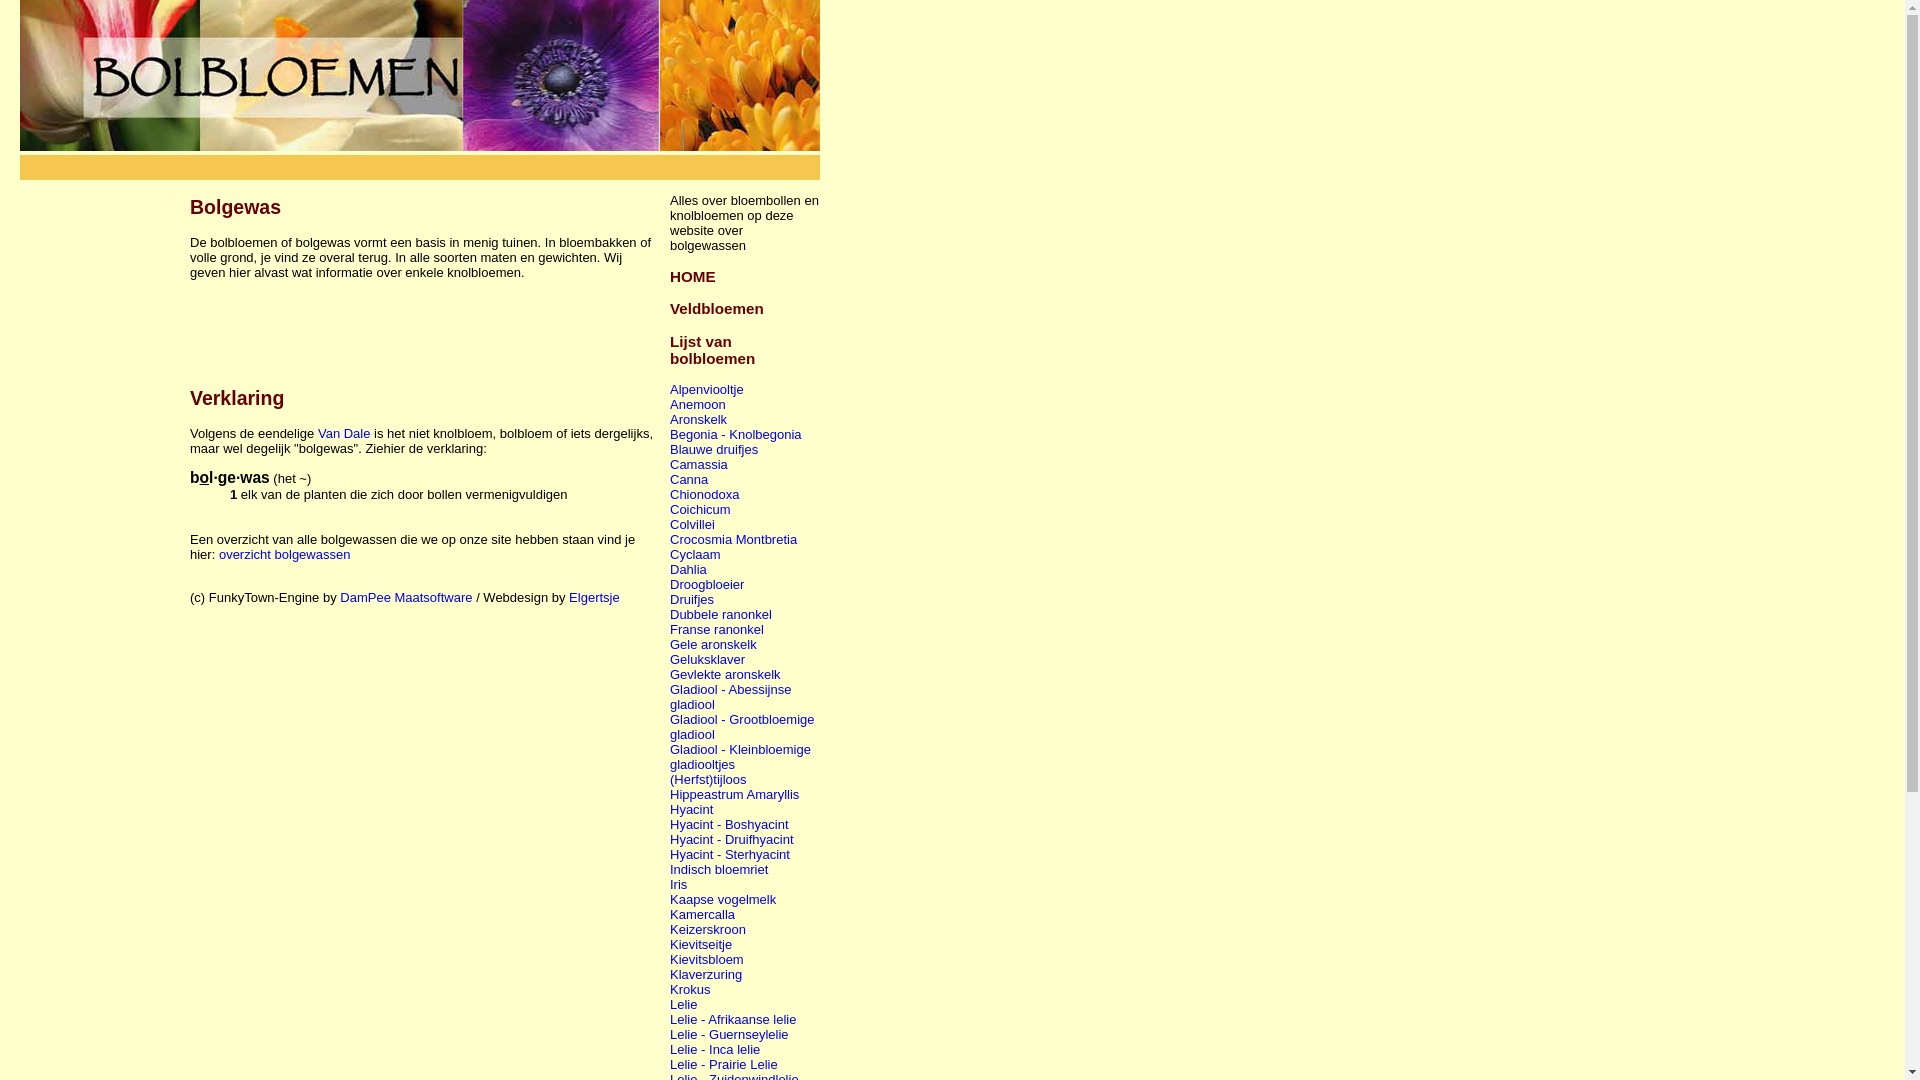 The image size is (1920, 1080). I want to click on 'Colvillei', so click(670, 523).